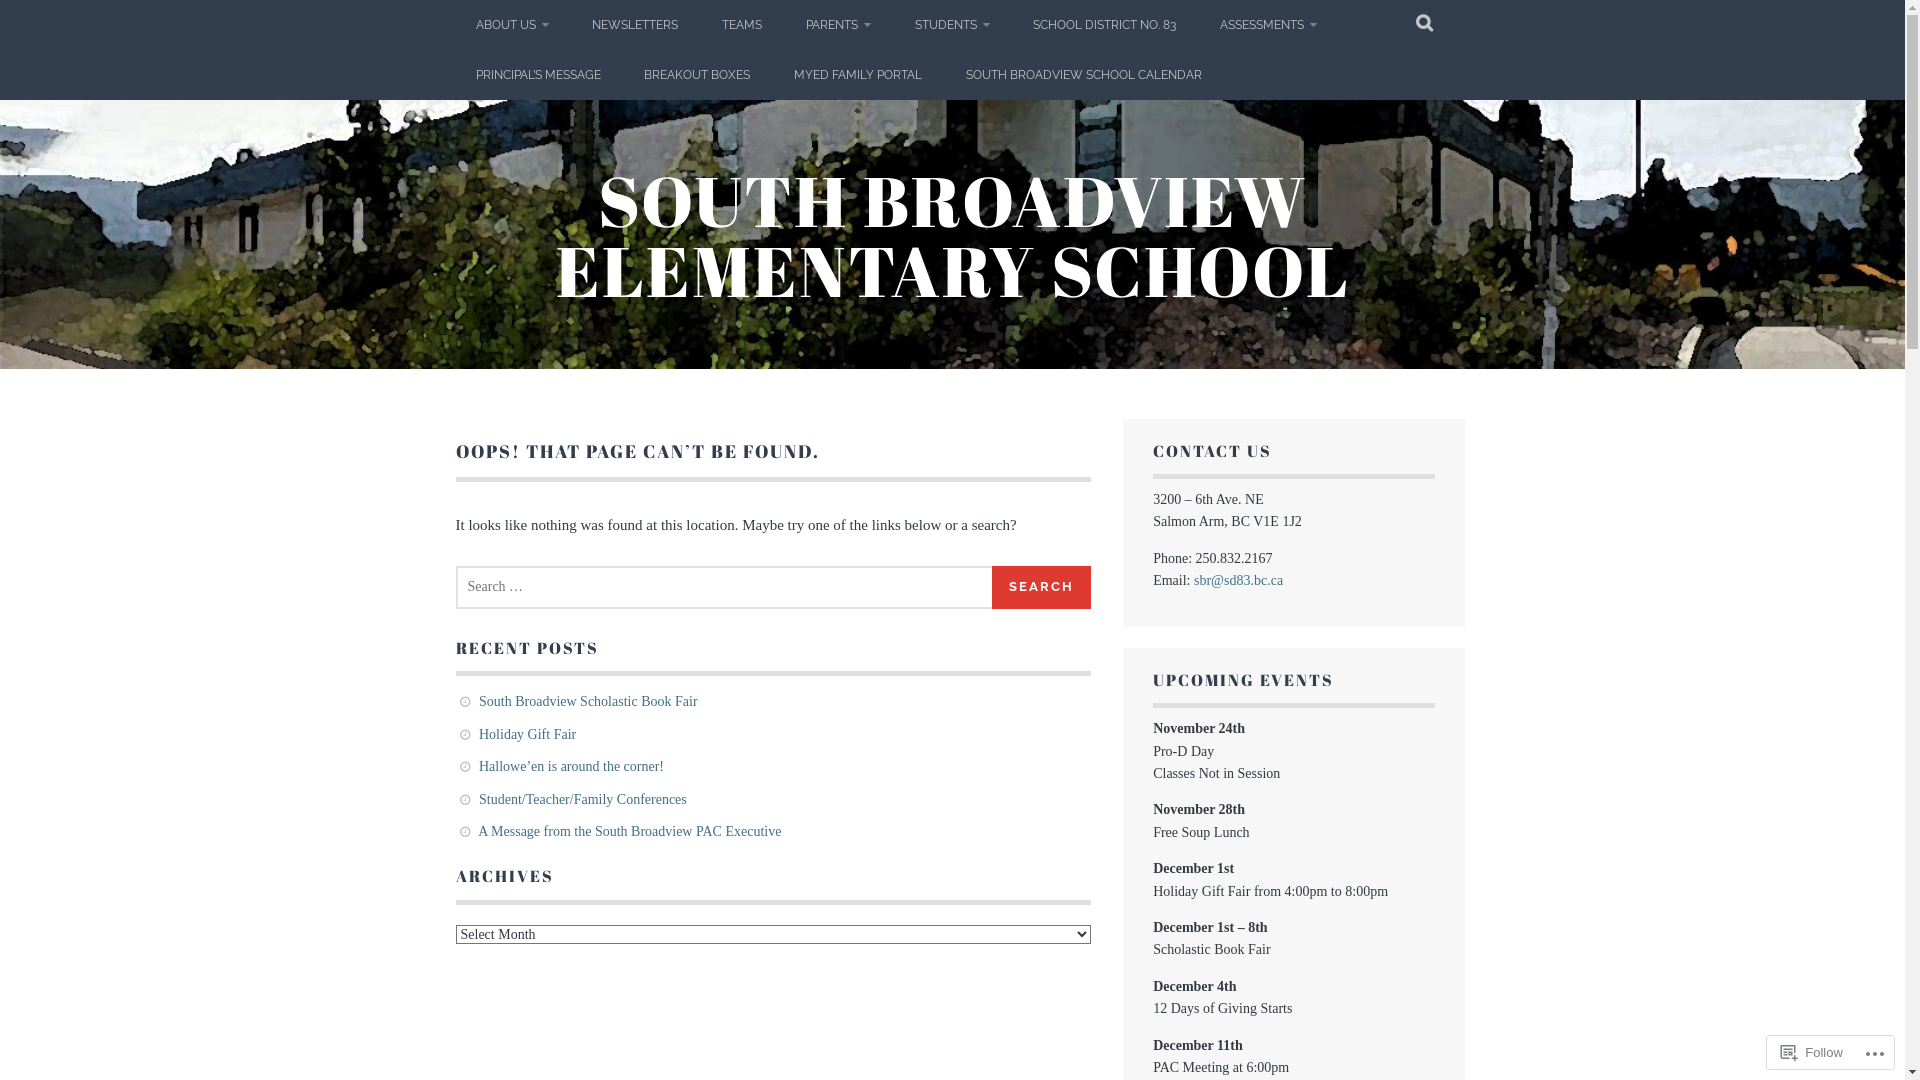 This screenshot has height=1080, width=1920. What do you see at coordinates (570, 24) in the screenshot?
I see `'NEWSLETTERS'` at bounding box center [570, 24].